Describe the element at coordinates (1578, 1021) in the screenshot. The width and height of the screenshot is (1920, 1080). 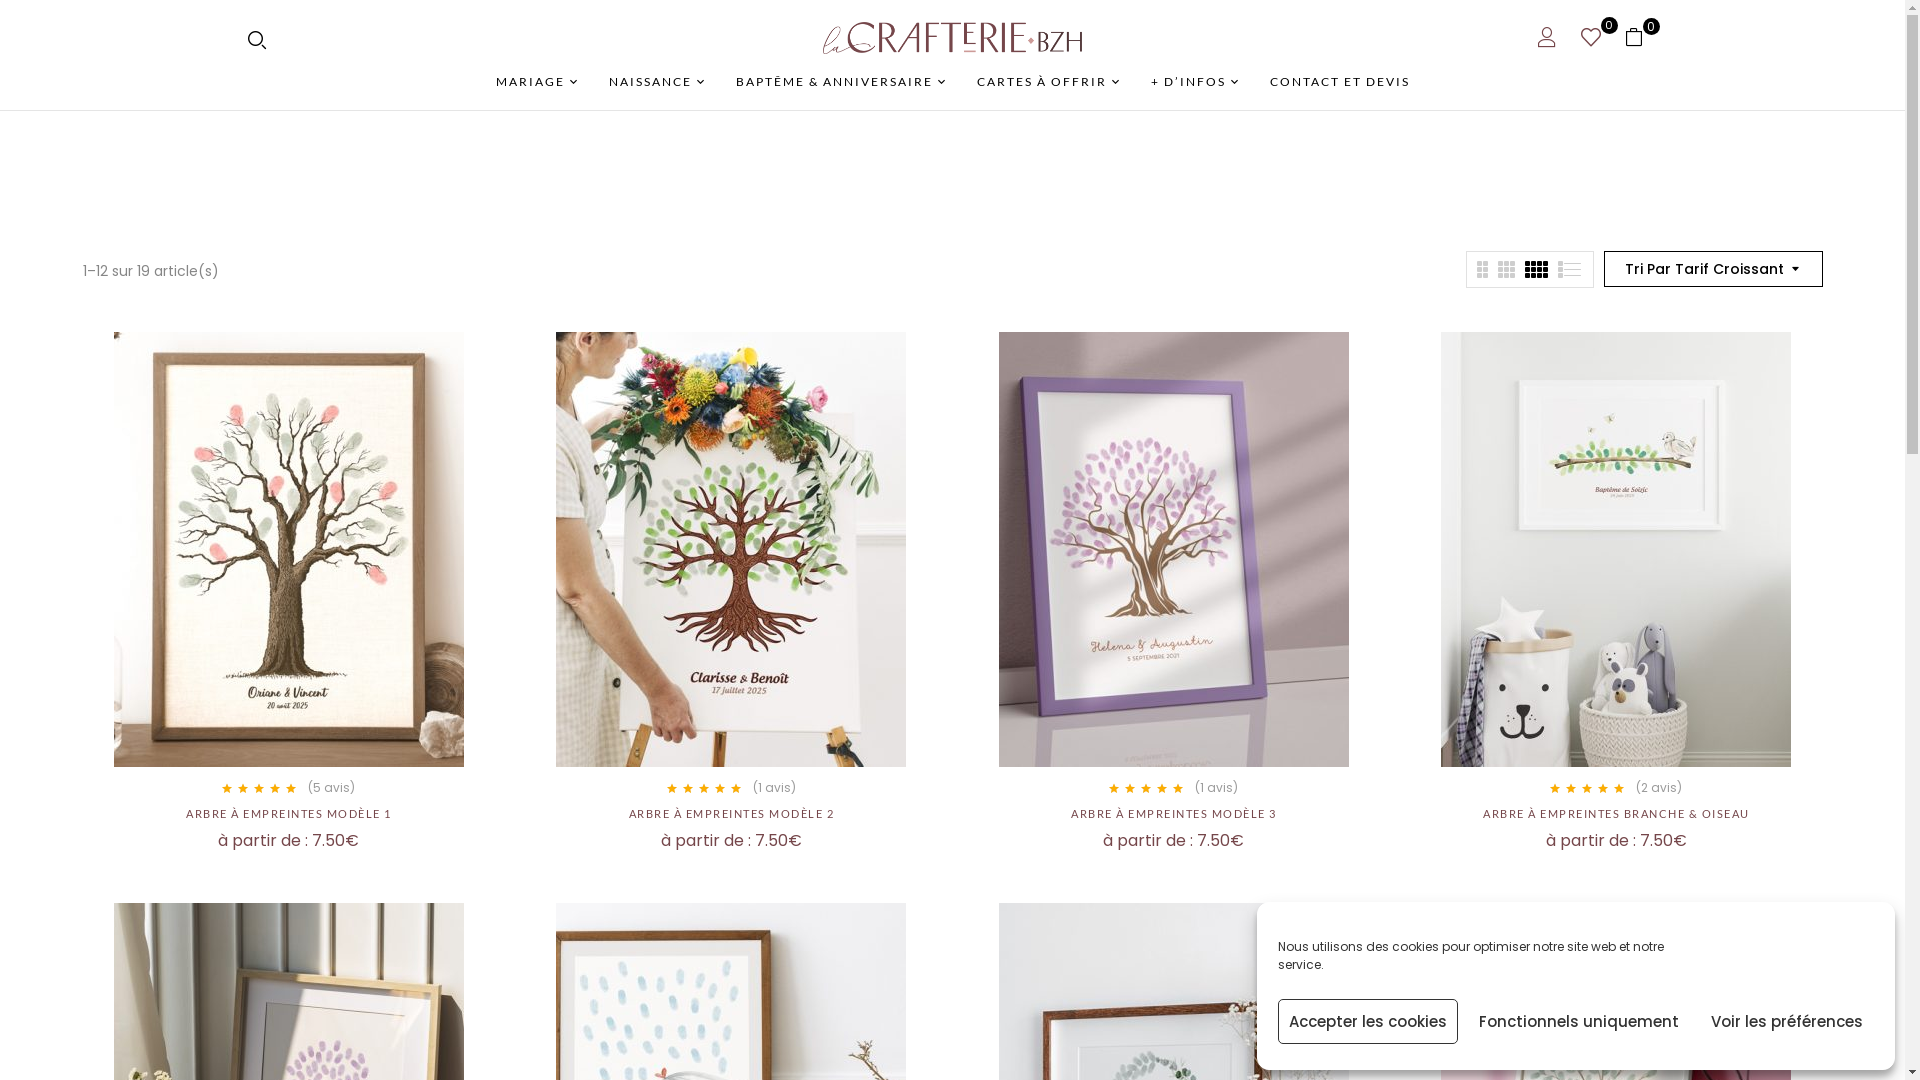
I see `'Fonctionnels uniquement'` at that location.